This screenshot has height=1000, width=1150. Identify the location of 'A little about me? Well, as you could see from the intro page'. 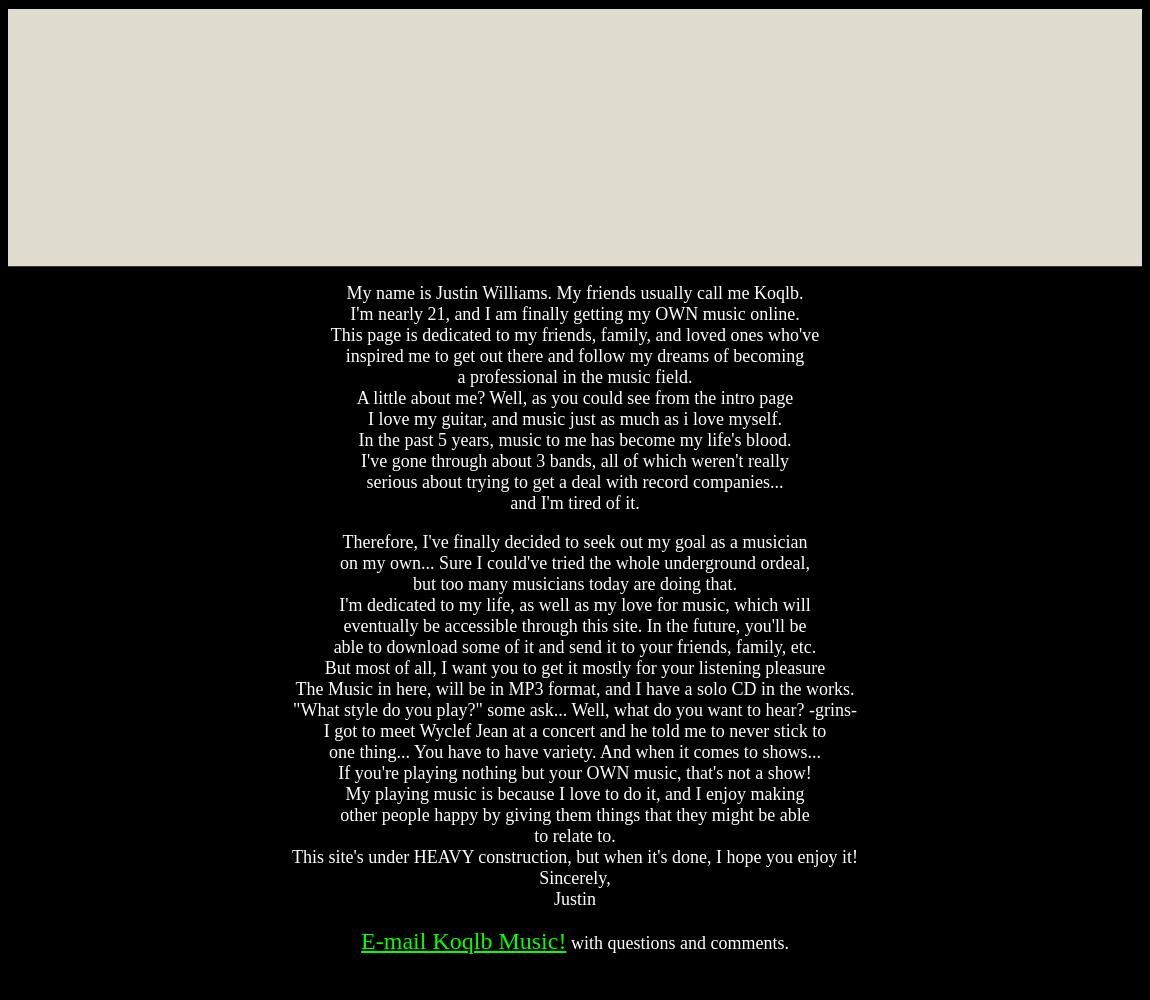
(574, 398).